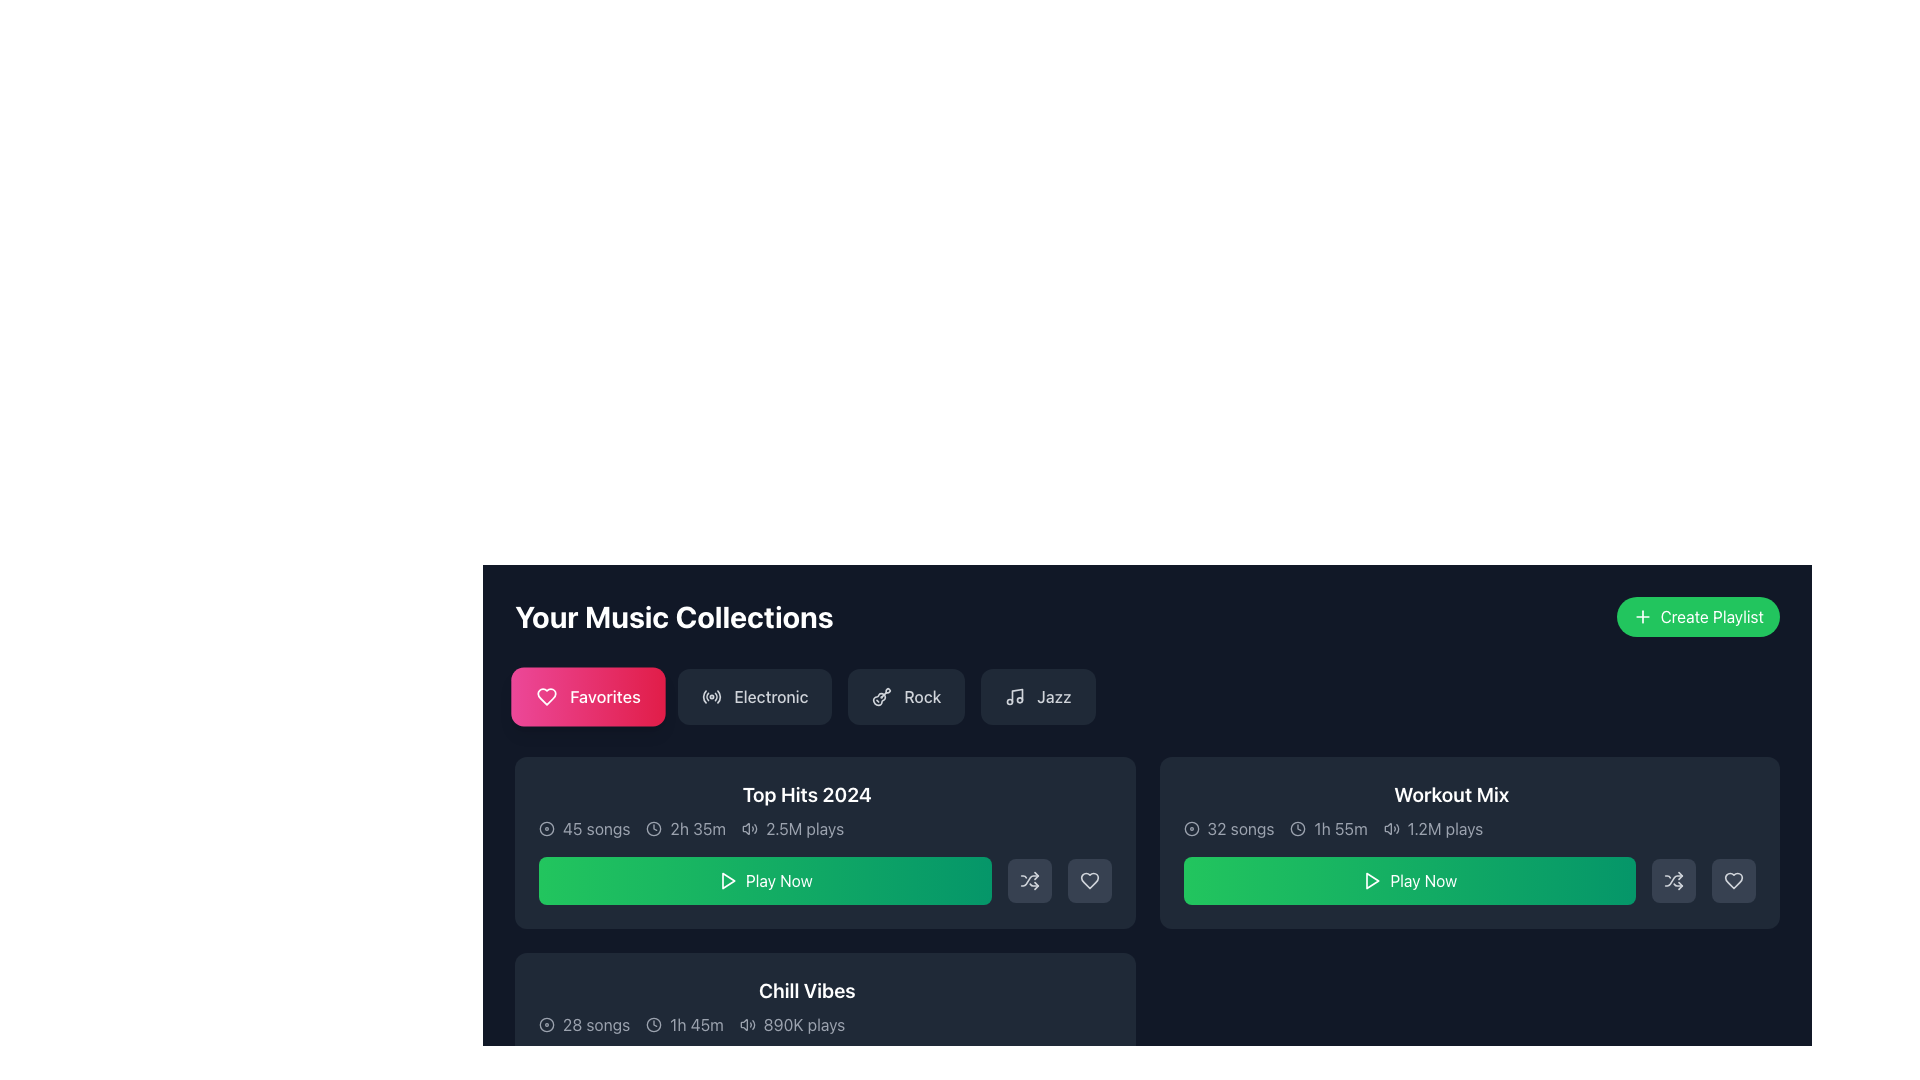 The width and height of the screenshot is (1920, 1080). I want to click on metadata information displayed in the text line, which includes '45 songs', '2h 35m', and '2.5M plays' located below the title 'Top Hits 2024', so click(807, 829).